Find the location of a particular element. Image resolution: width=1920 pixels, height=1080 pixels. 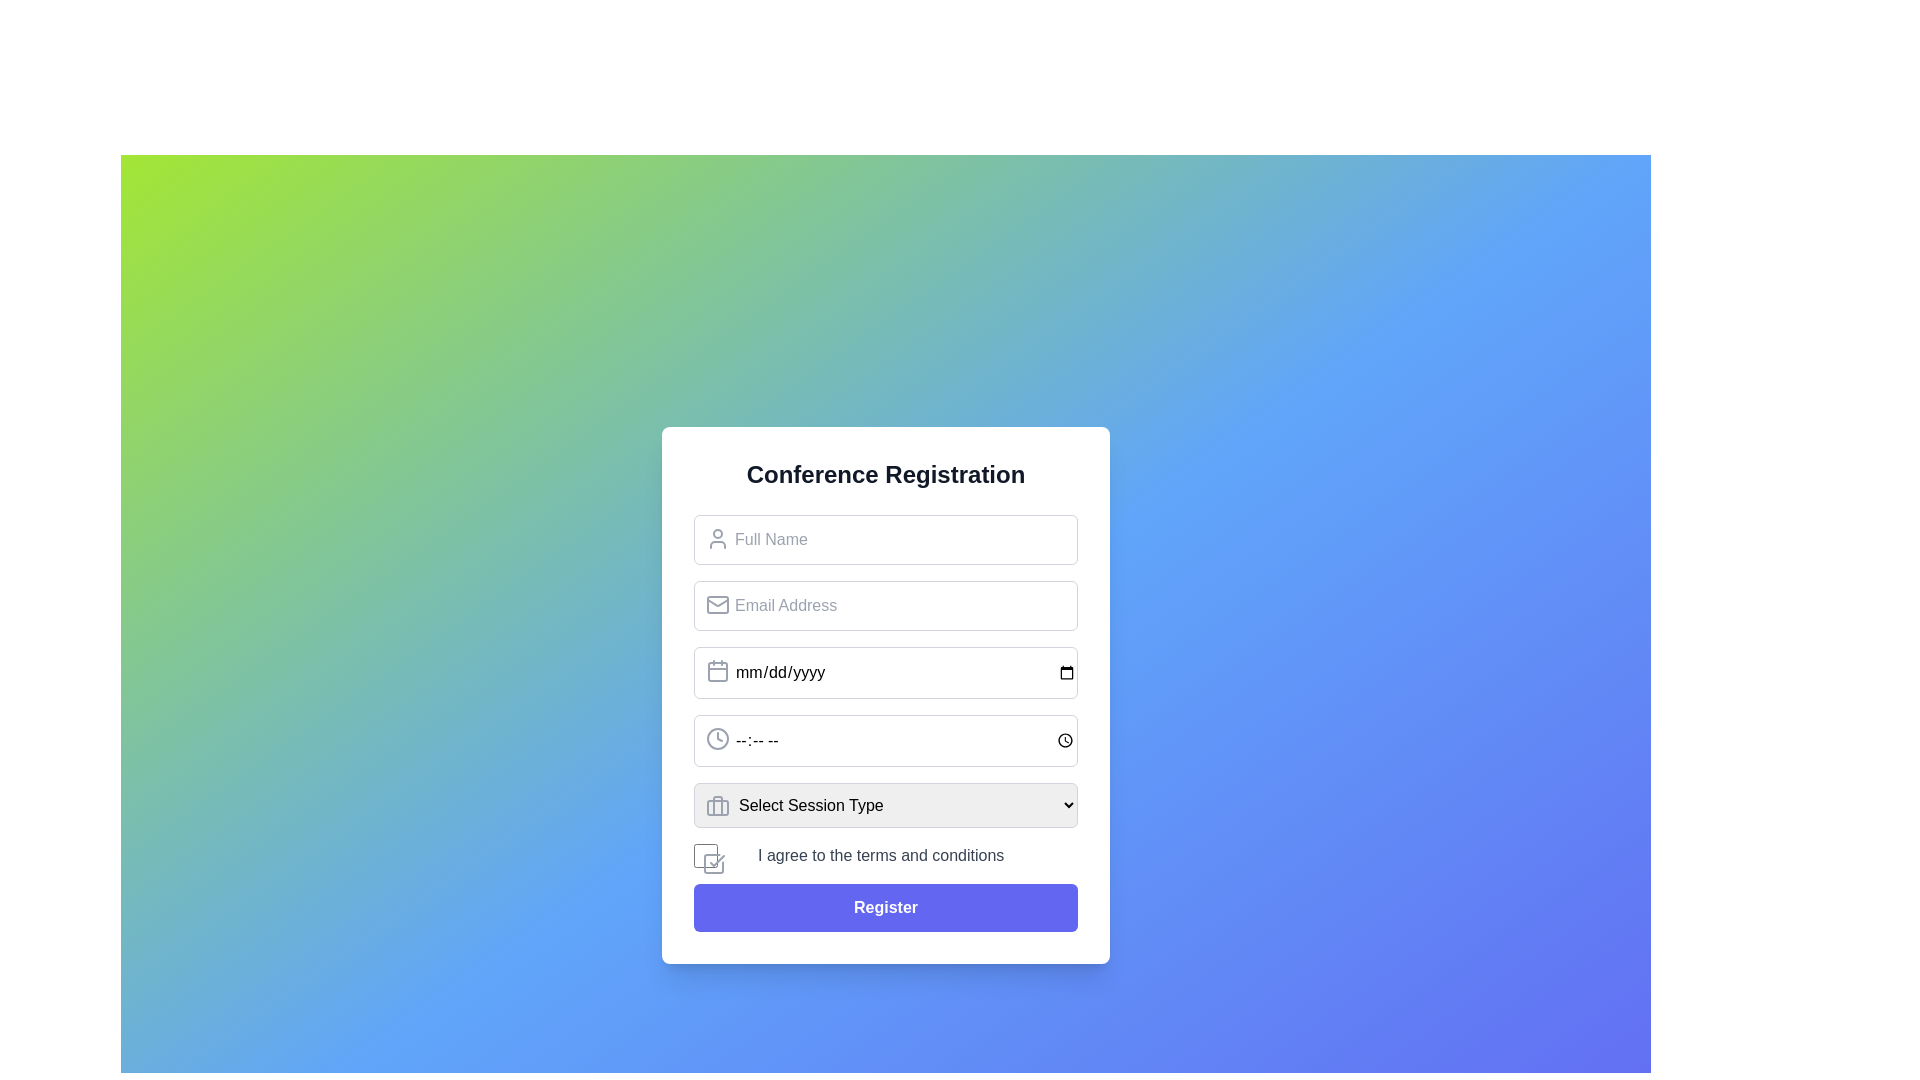

the appearance of the SVG icon resembling a checkbox with a check mark located at the bottom part of the form layout, to the left of the text 'I agree to the terms and conditions.' is located at coordinates (714, 862).